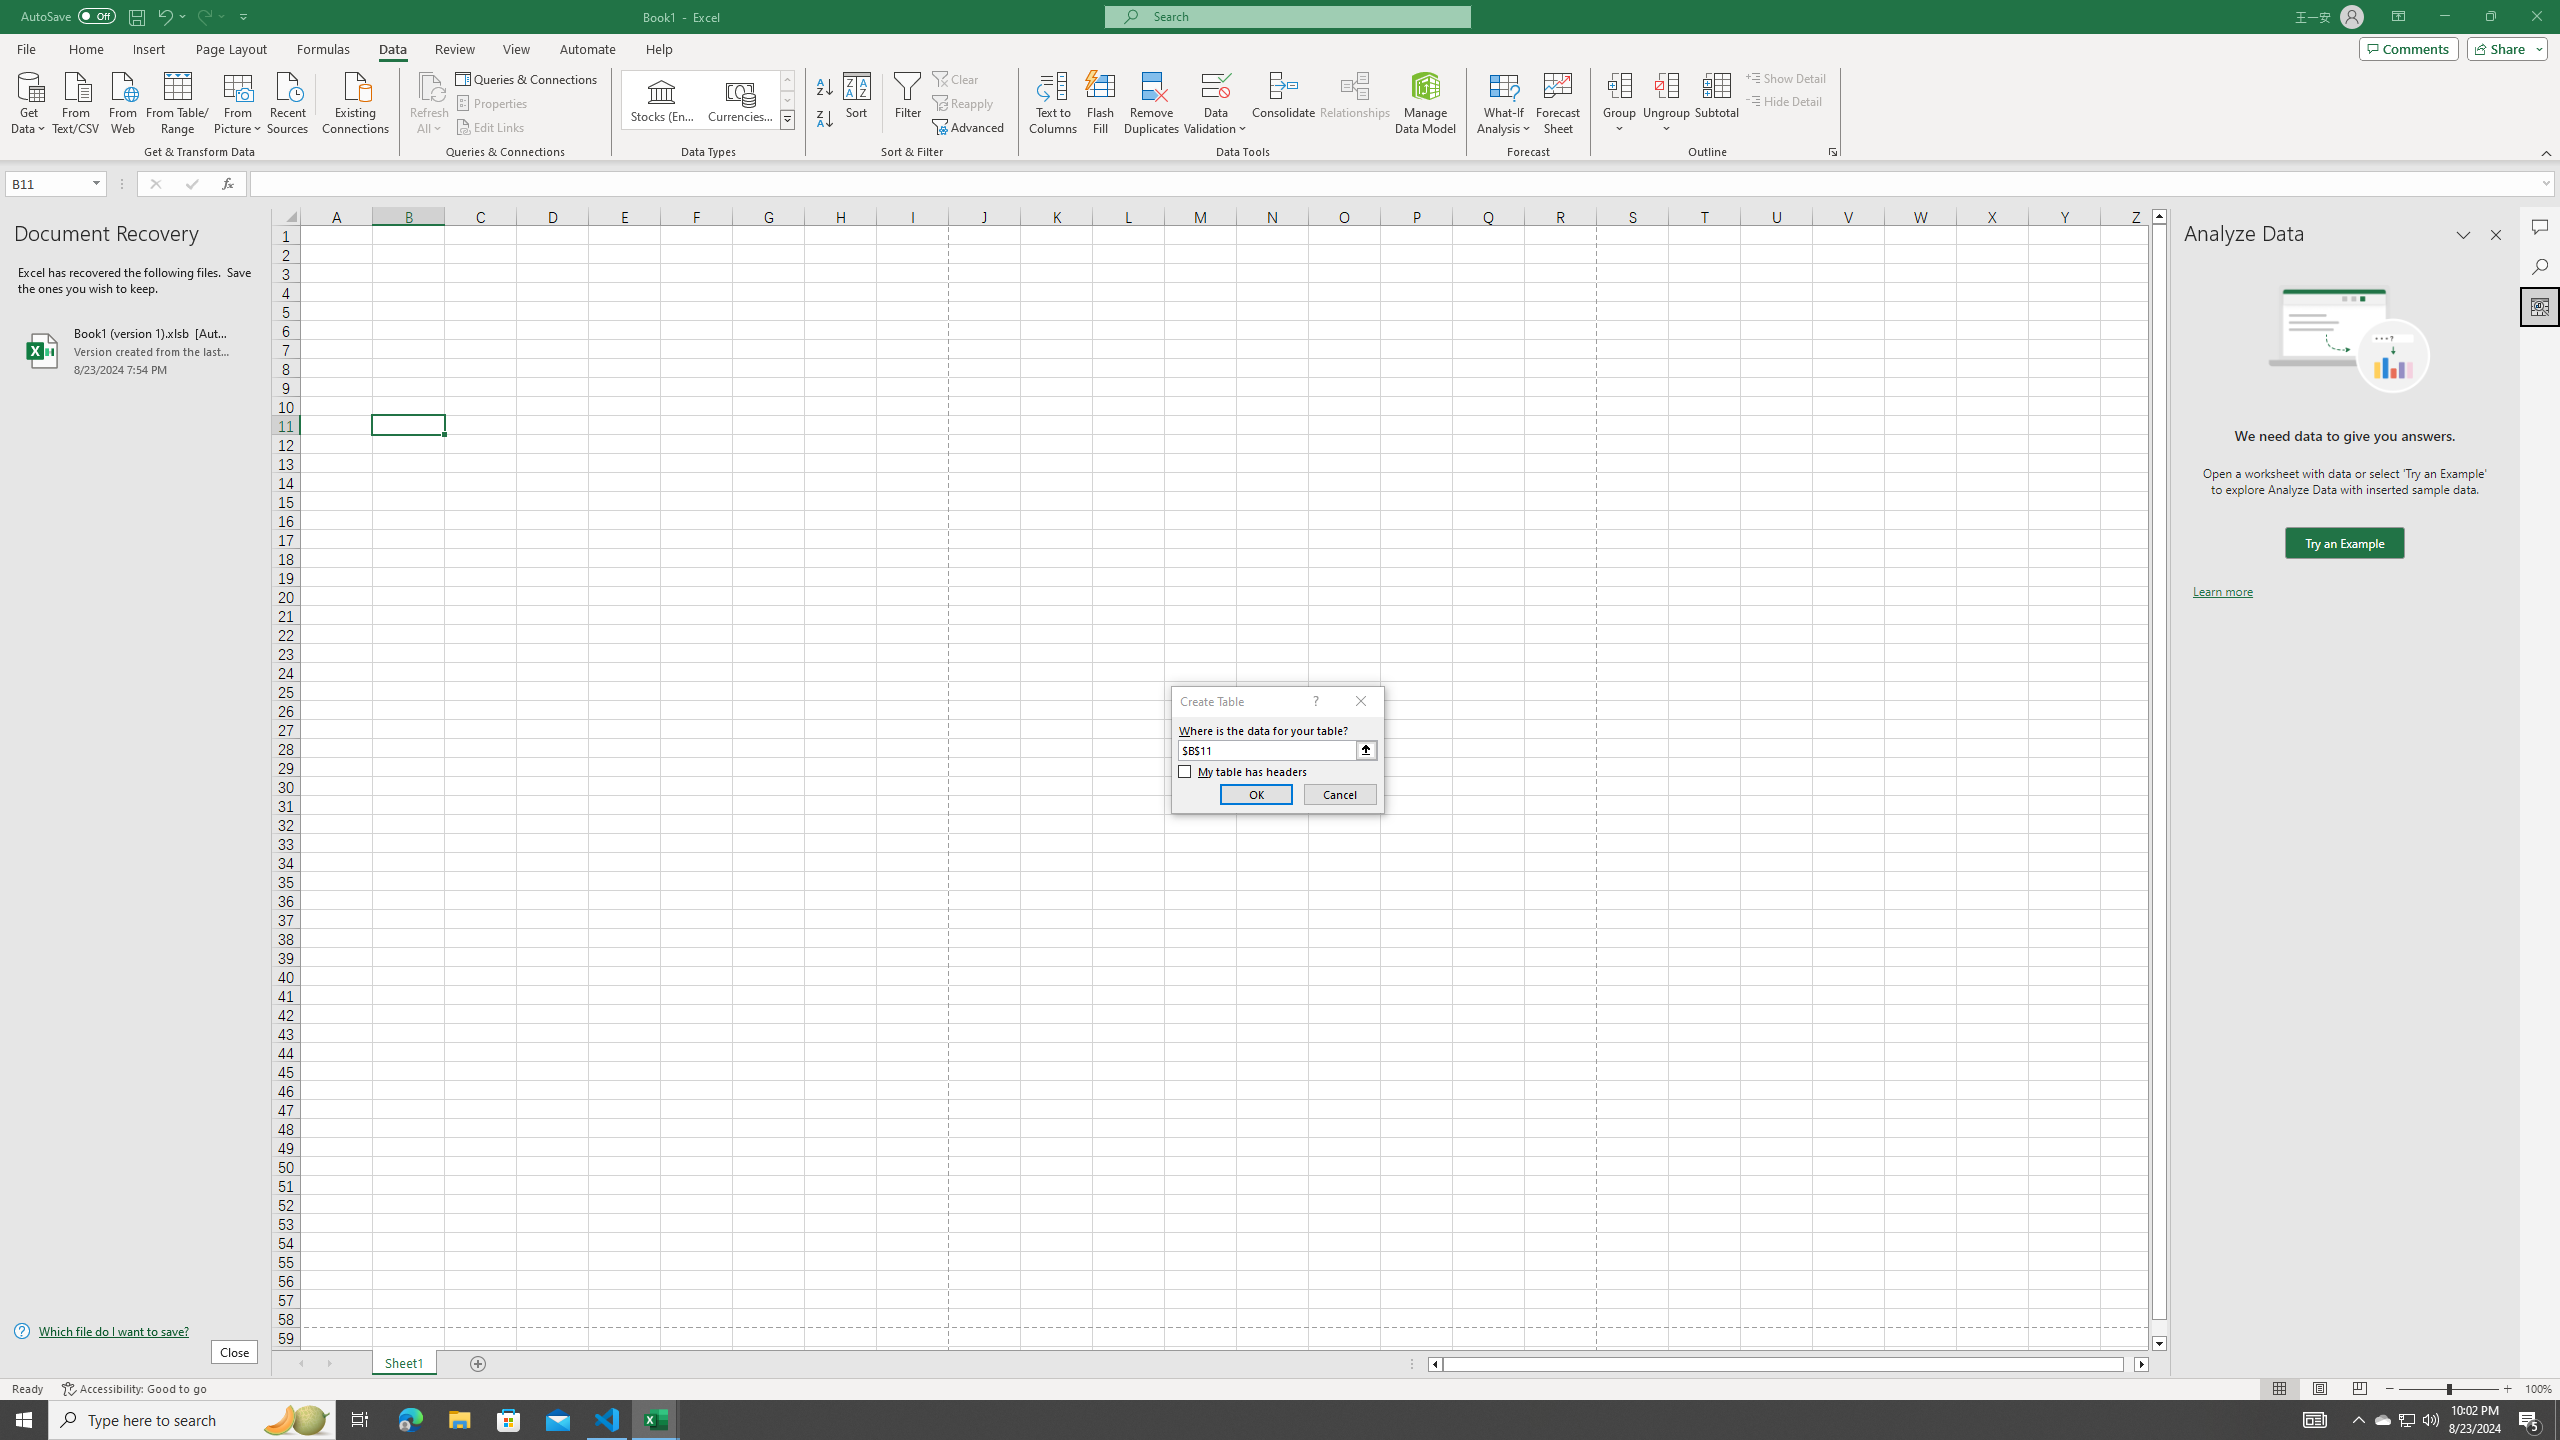  Describe the element at coordinates (2343, 543) in the screenshot. I see `'We need data to give you answers. Try an Example'` at that location.